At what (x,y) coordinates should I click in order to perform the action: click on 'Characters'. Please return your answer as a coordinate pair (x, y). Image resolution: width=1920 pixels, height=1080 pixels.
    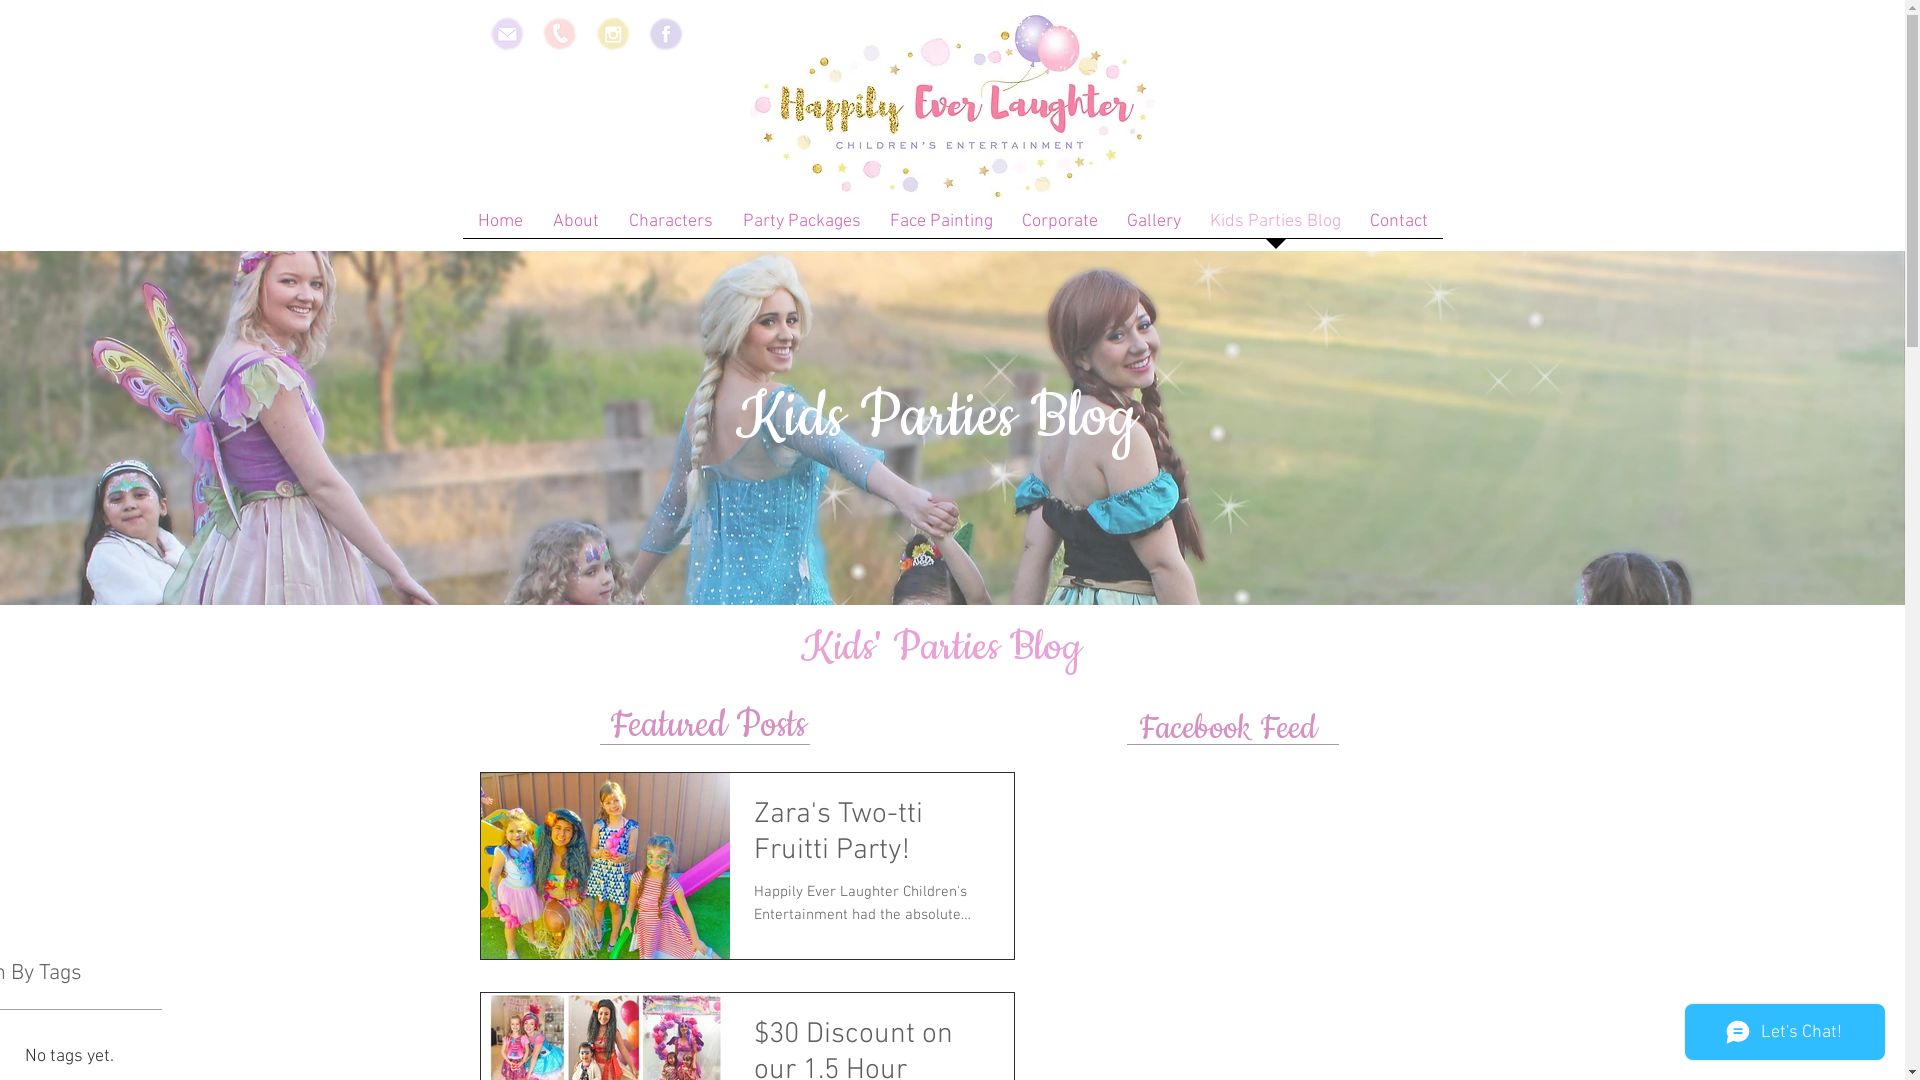
    Looking at the image, I should click on (671, 226).